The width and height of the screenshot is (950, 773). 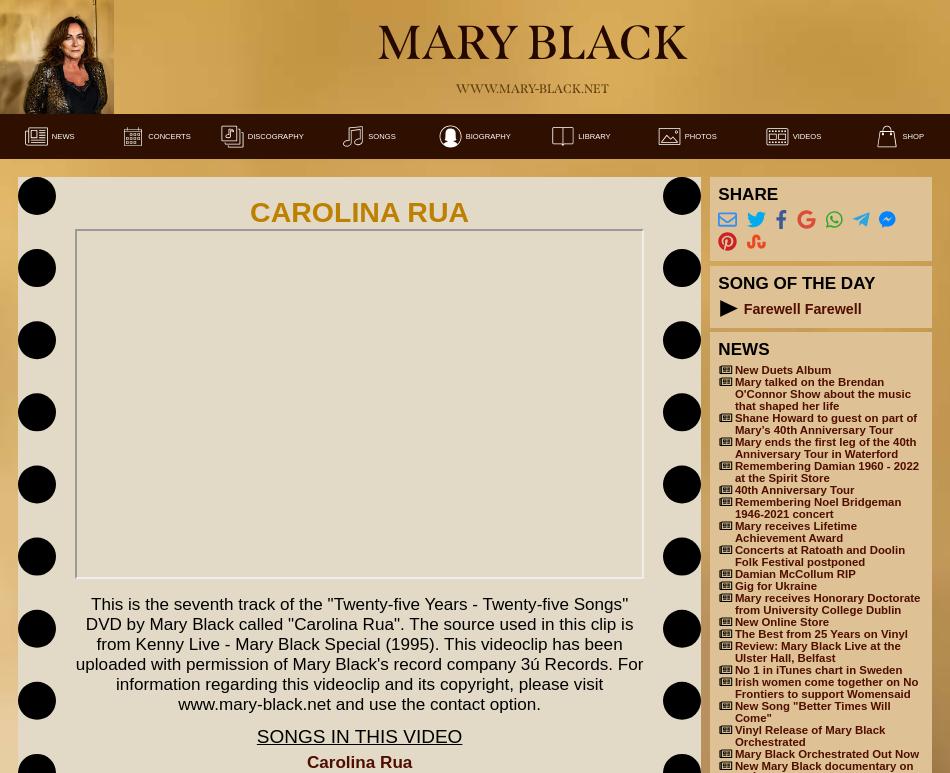 What do you see at coordinates (823, 448) in the screenshot?
I see `'Mary ends the first leg of the 40th Anniversary Tour in Waterford'` at bounding box center [823, 448].